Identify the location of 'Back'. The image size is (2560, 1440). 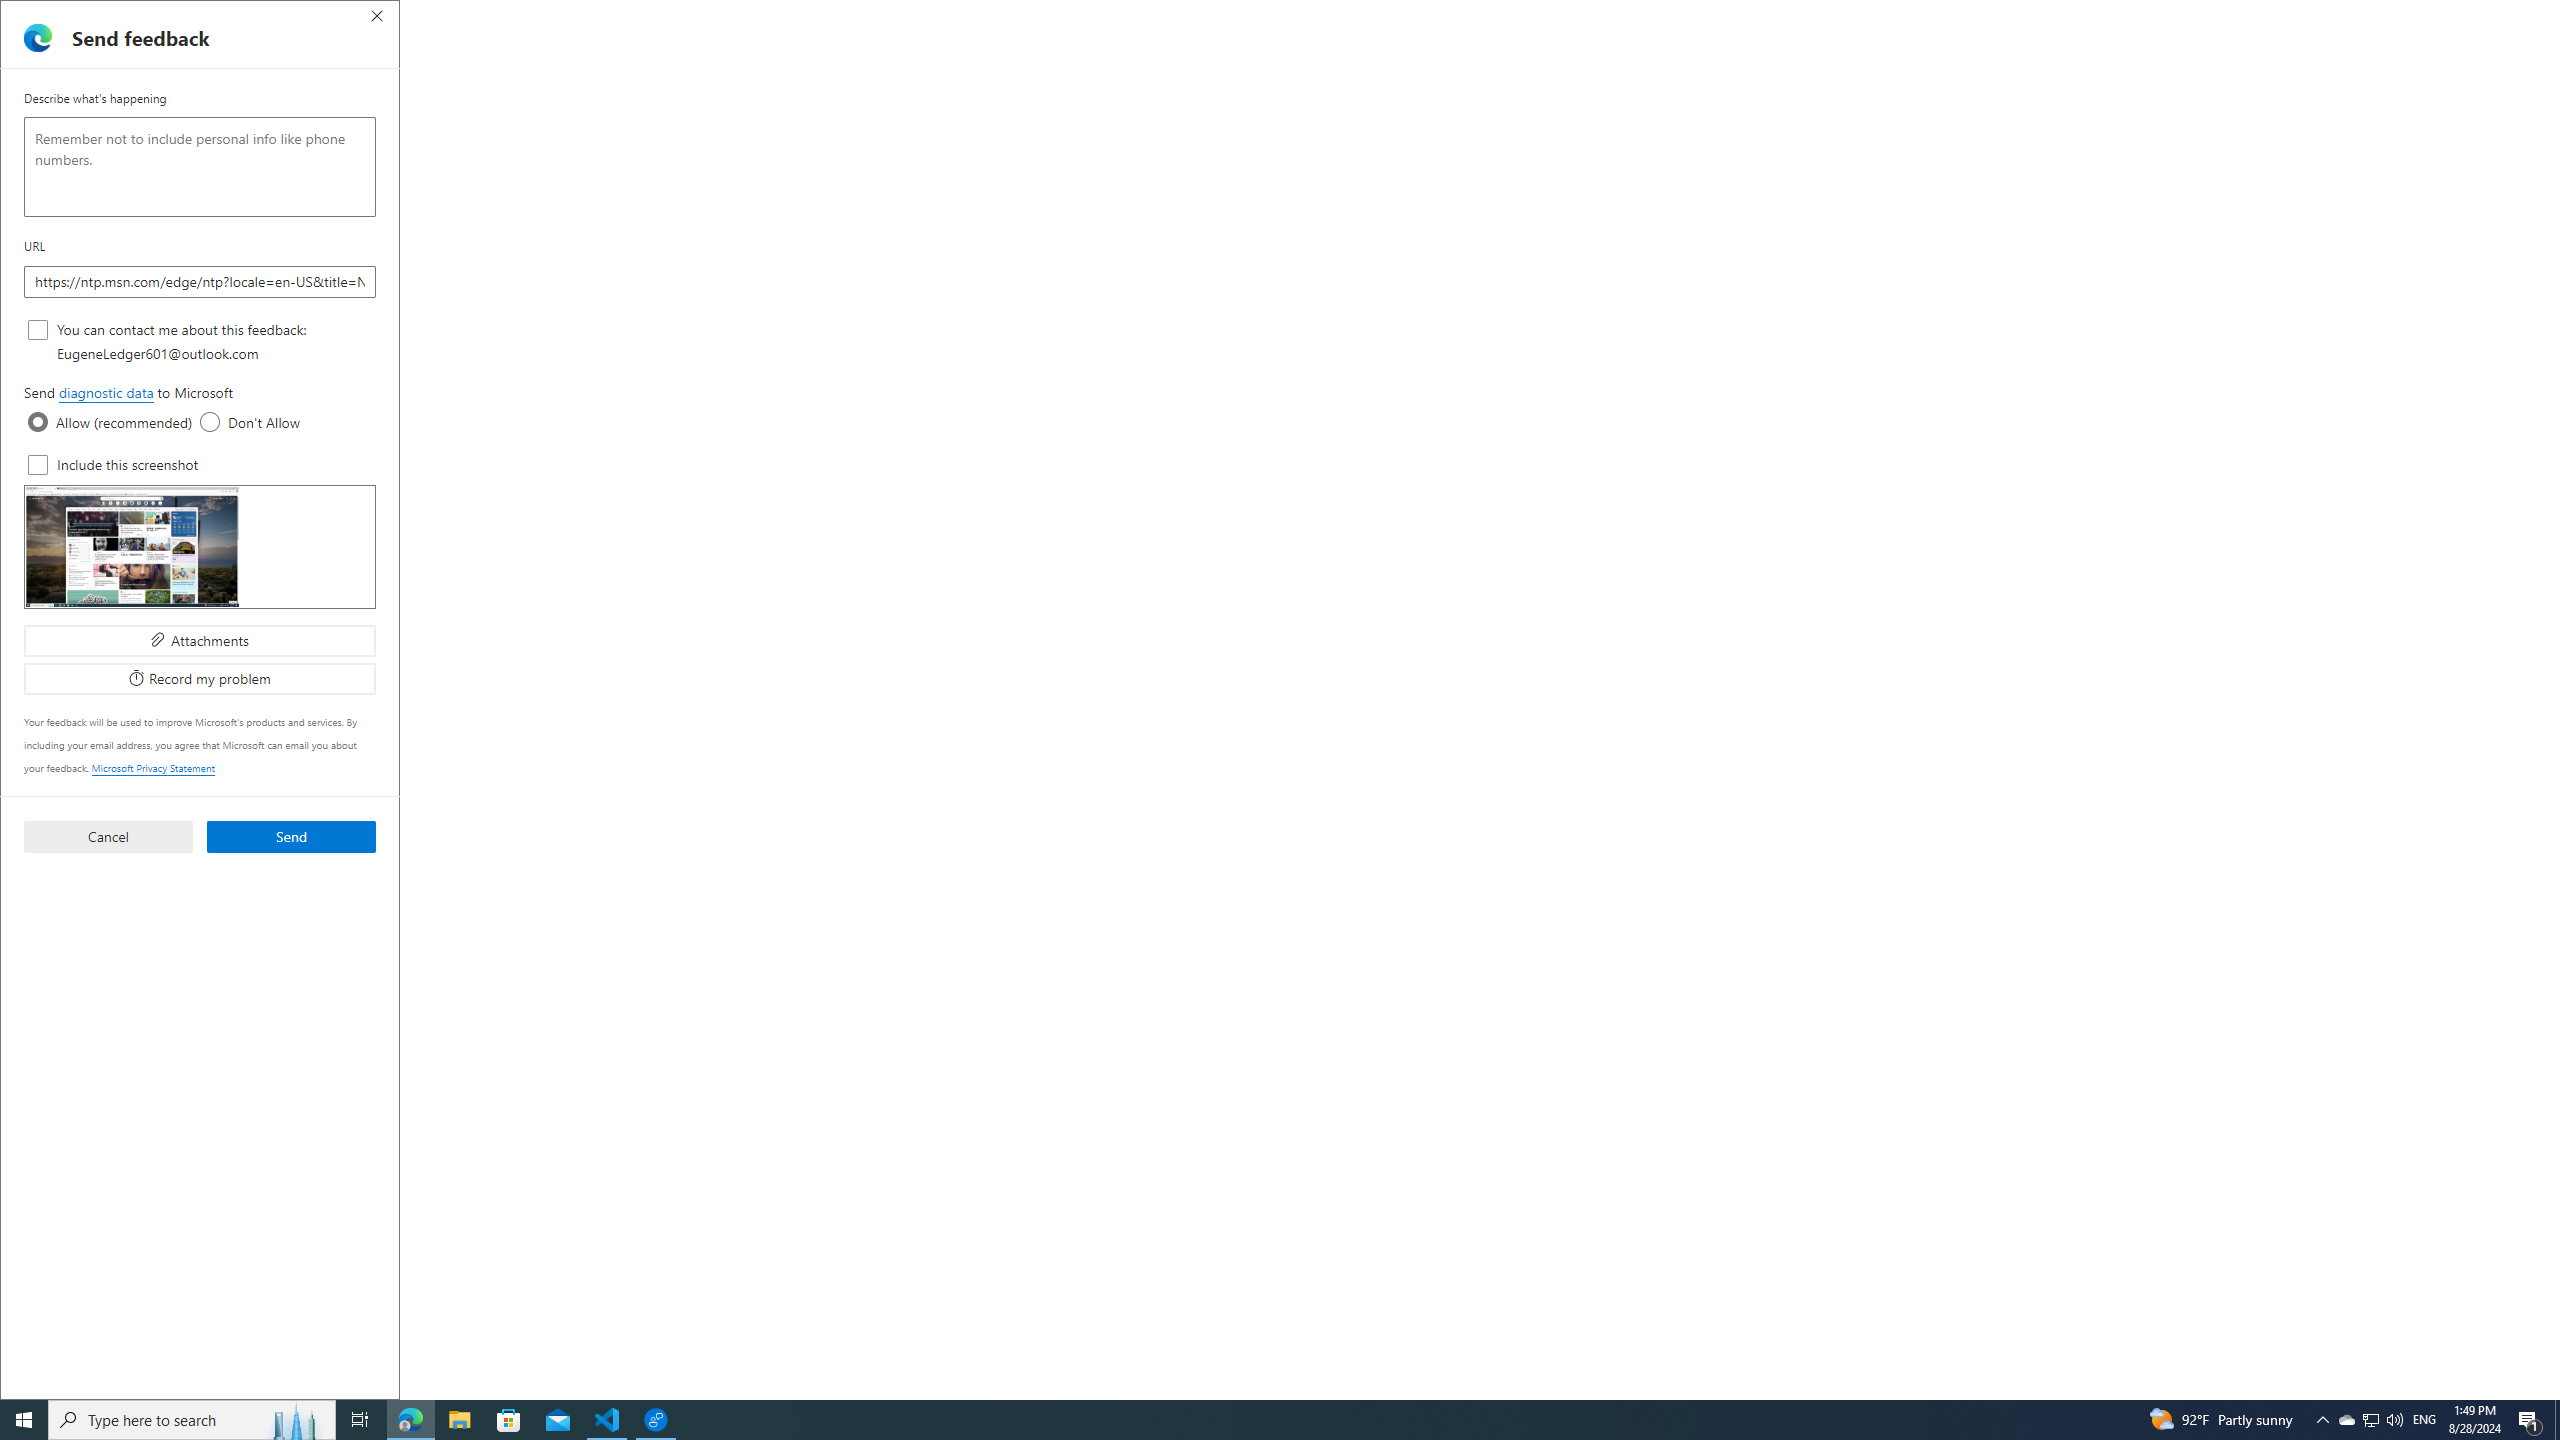
(24, 51).